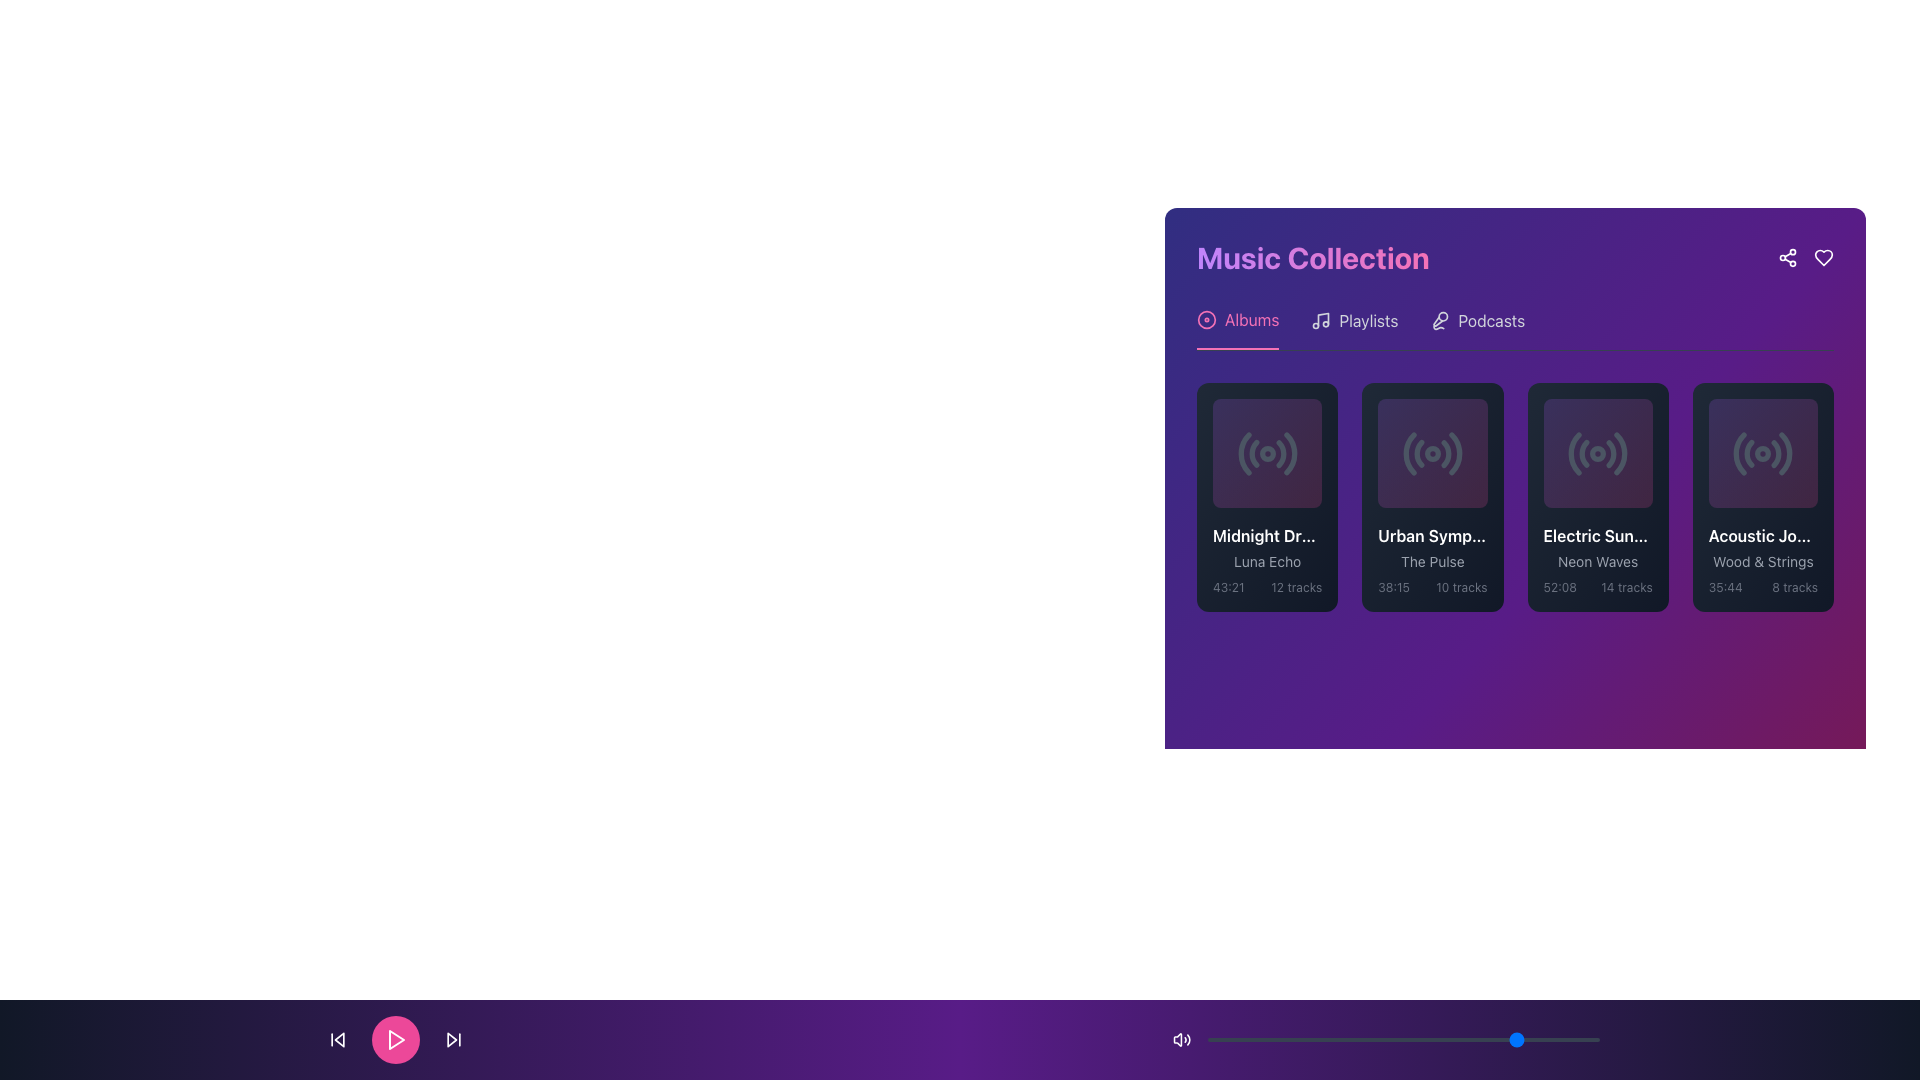  I want to click on the 'Acoustic Journey' square visual card with rounded corners and a gradient background in the 'Music Collection' section, so click(1763, 453).